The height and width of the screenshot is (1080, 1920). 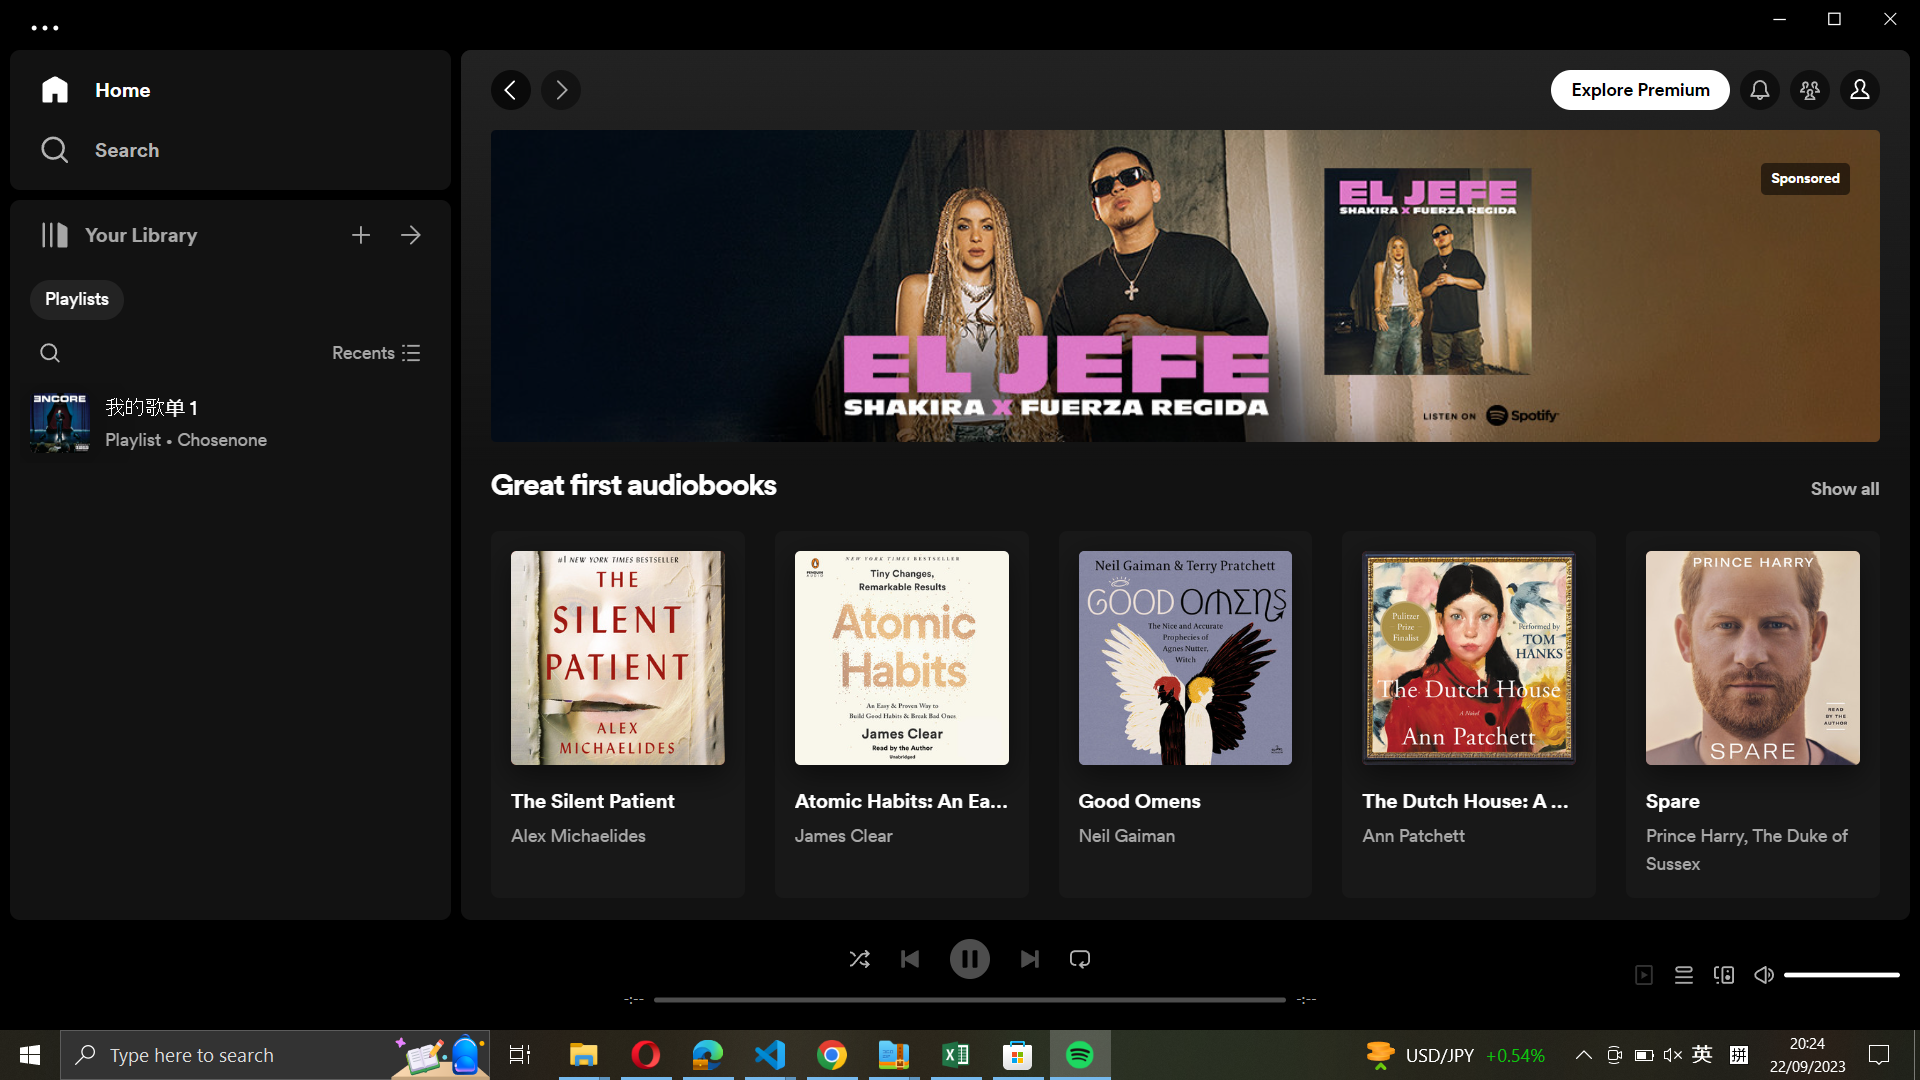 I want to click on the audiobook "Silent Patient" in your digital collection, so click(x=616, y=714).